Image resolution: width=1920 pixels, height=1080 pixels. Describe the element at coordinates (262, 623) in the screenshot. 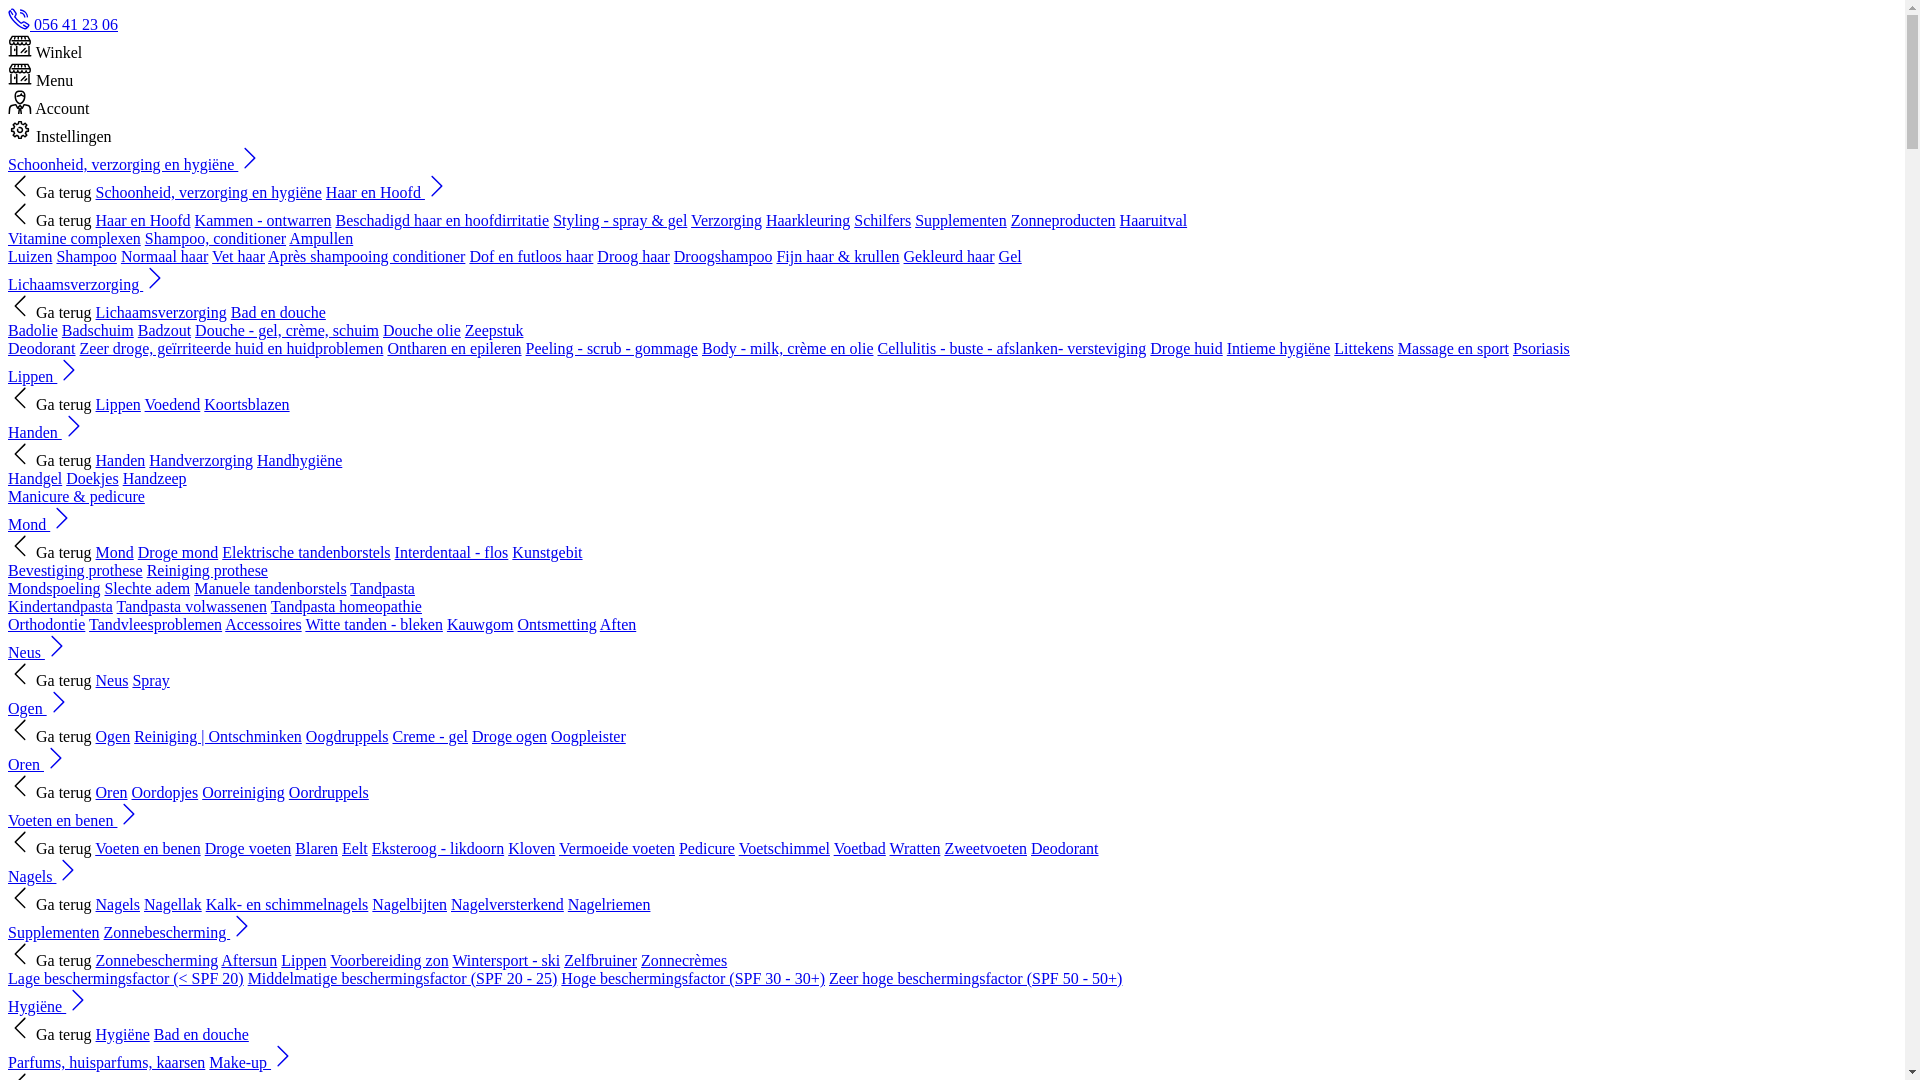

I see `'Accessoires'` at that location.